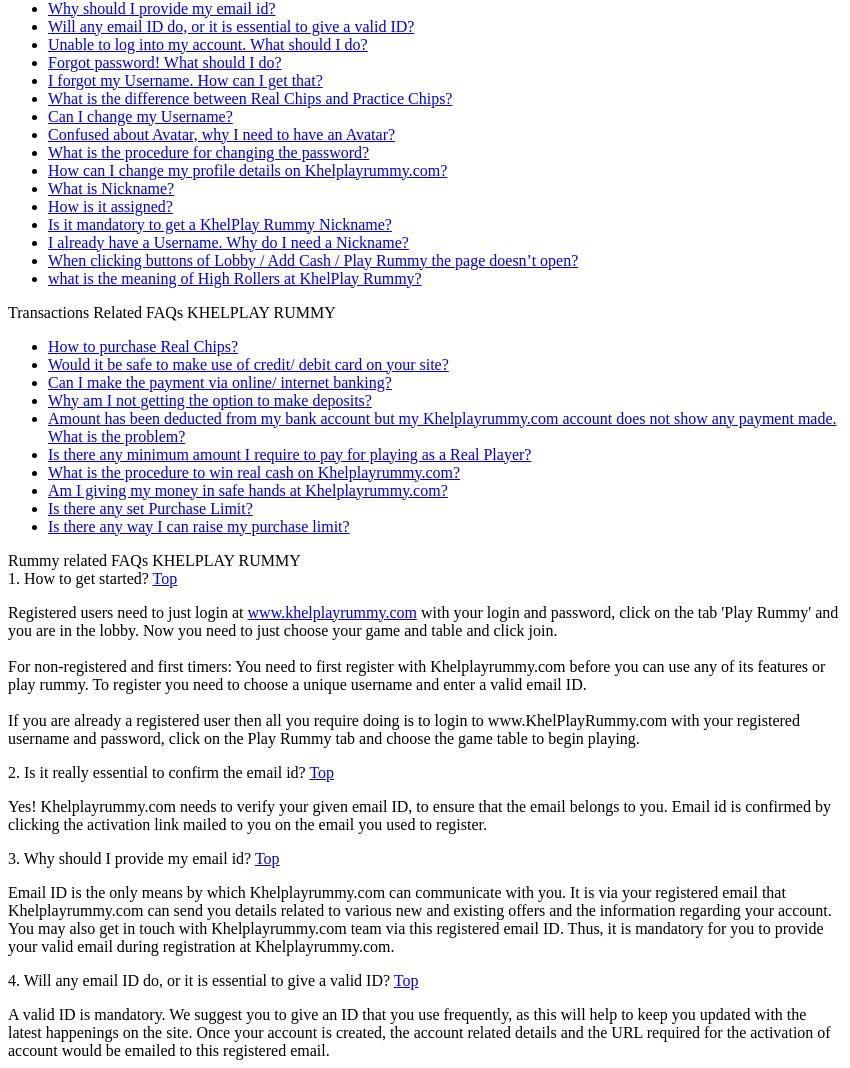  Describe the element at coordinates (139, 114) in the screenshot. I see `'Can I change my Username?'` at that location.